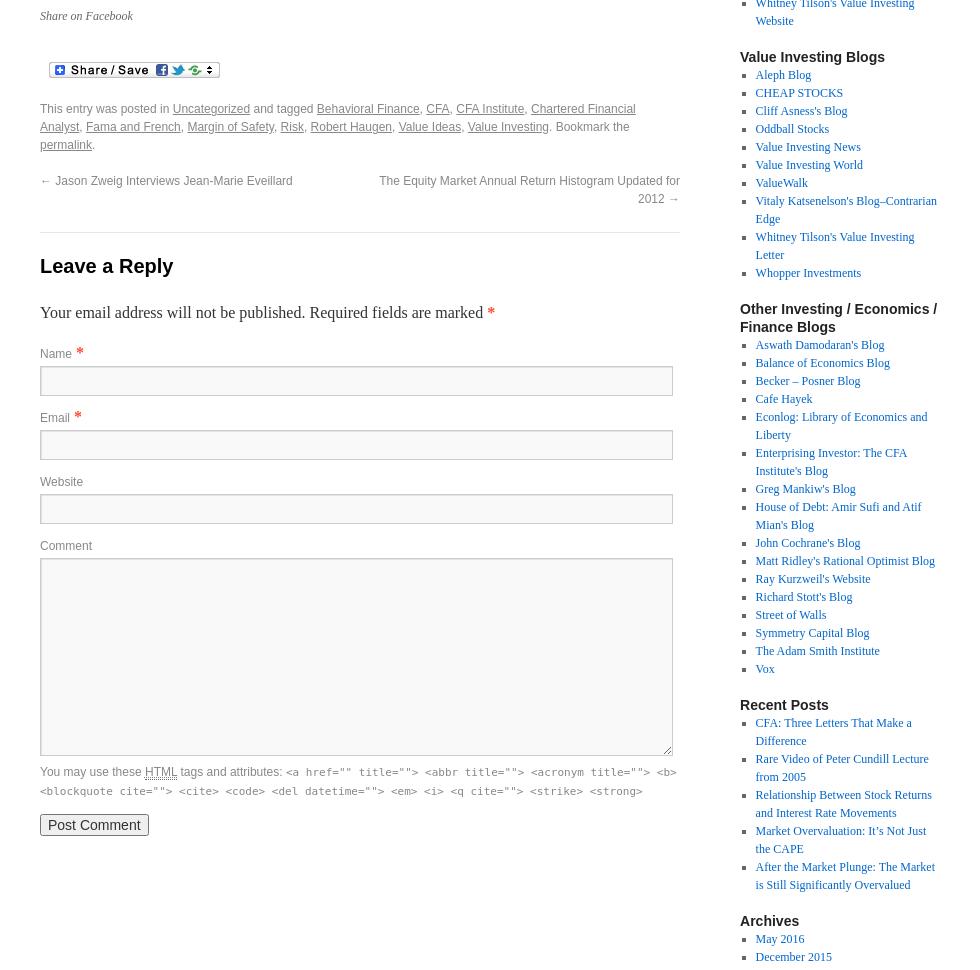 The width and height of the screenshot is (980, 970). What do you see at coordinates (367, 109) in the screenshot?
I see `'Behavioral Finance'` at bounding box center [367, 109].